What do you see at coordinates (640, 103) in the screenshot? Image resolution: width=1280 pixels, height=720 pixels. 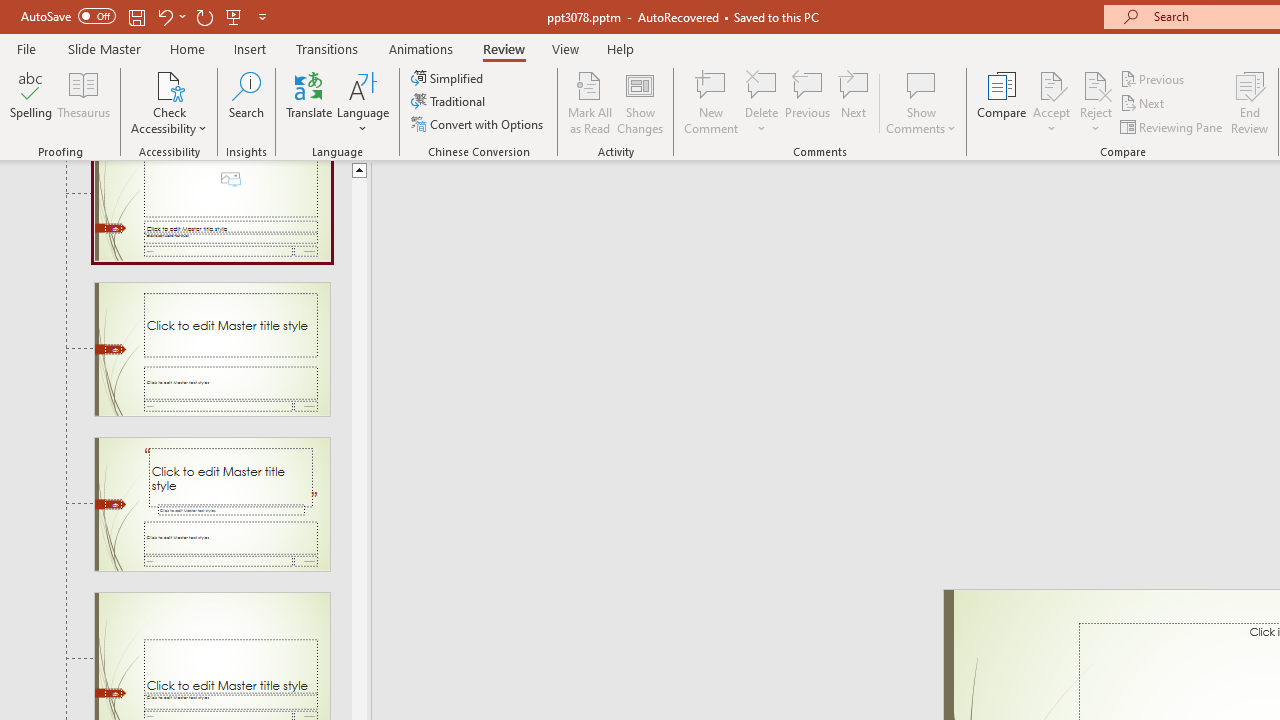 I see `'Show Changes'` at bounding box center [640, 103].